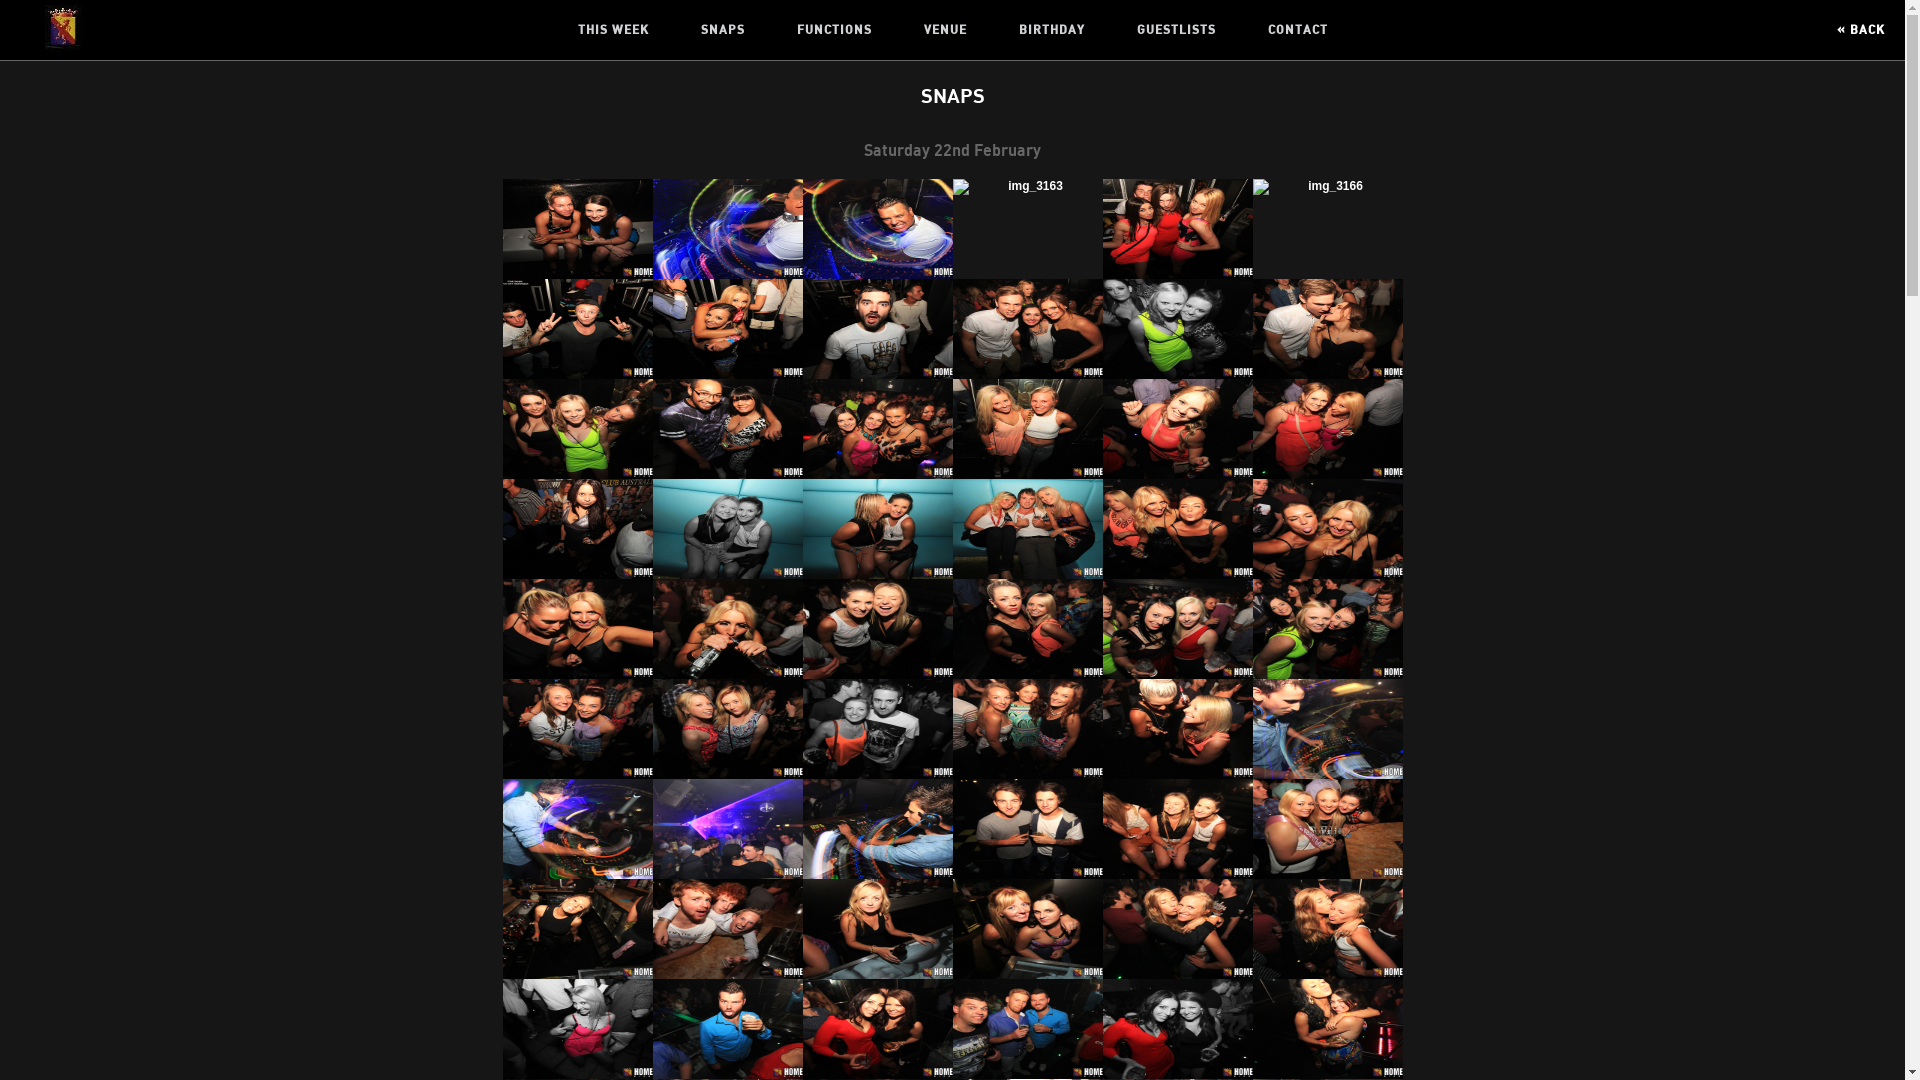 The height and width of the screenshot is (1080, 1920). What do you see at coordinates (1027, 427) in the screenshot?
I see `' '` at bounding box center [1027, 427].